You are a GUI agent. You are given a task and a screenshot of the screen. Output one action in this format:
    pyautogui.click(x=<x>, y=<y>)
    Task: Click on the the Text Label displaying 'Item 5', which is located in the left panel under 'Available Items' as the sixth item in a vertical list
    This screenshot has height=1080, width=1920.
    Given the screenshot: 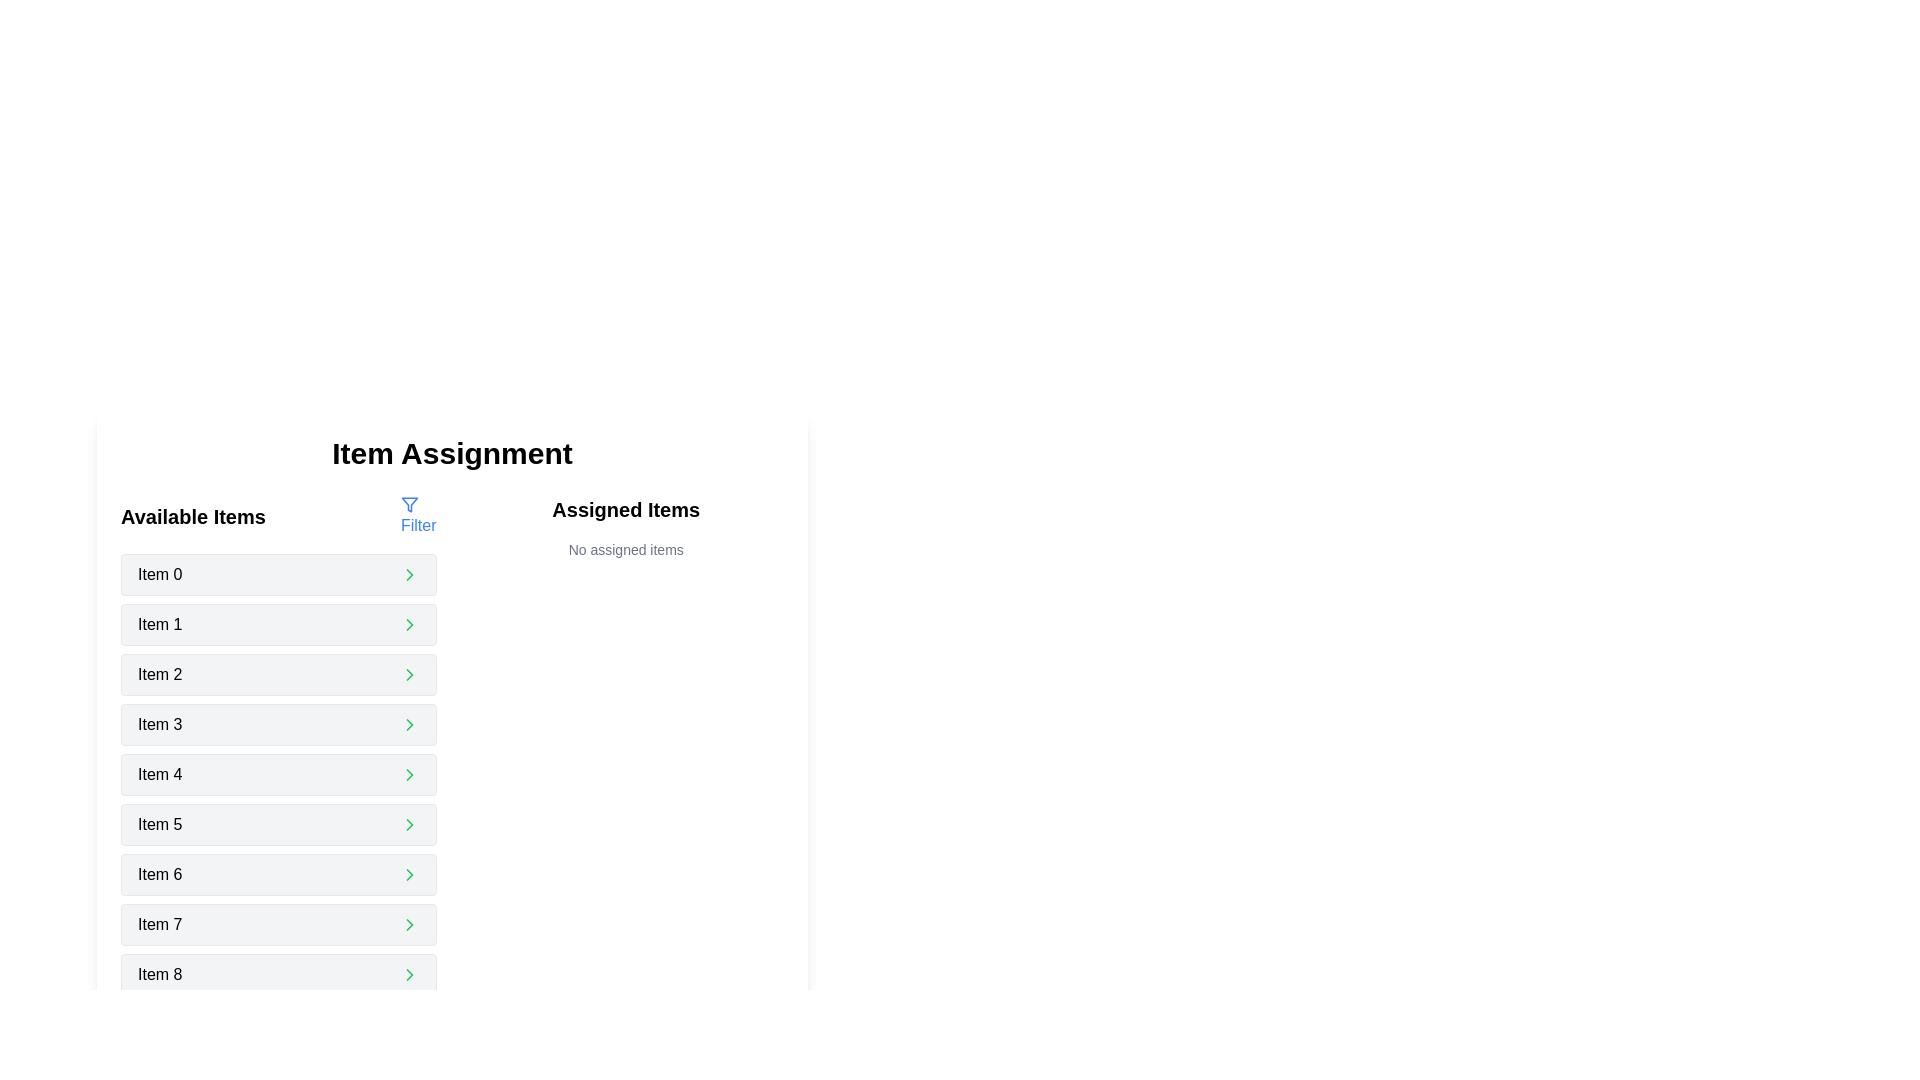 What is the action you would take?
    pyautogui.click(x=160, y=825)
    